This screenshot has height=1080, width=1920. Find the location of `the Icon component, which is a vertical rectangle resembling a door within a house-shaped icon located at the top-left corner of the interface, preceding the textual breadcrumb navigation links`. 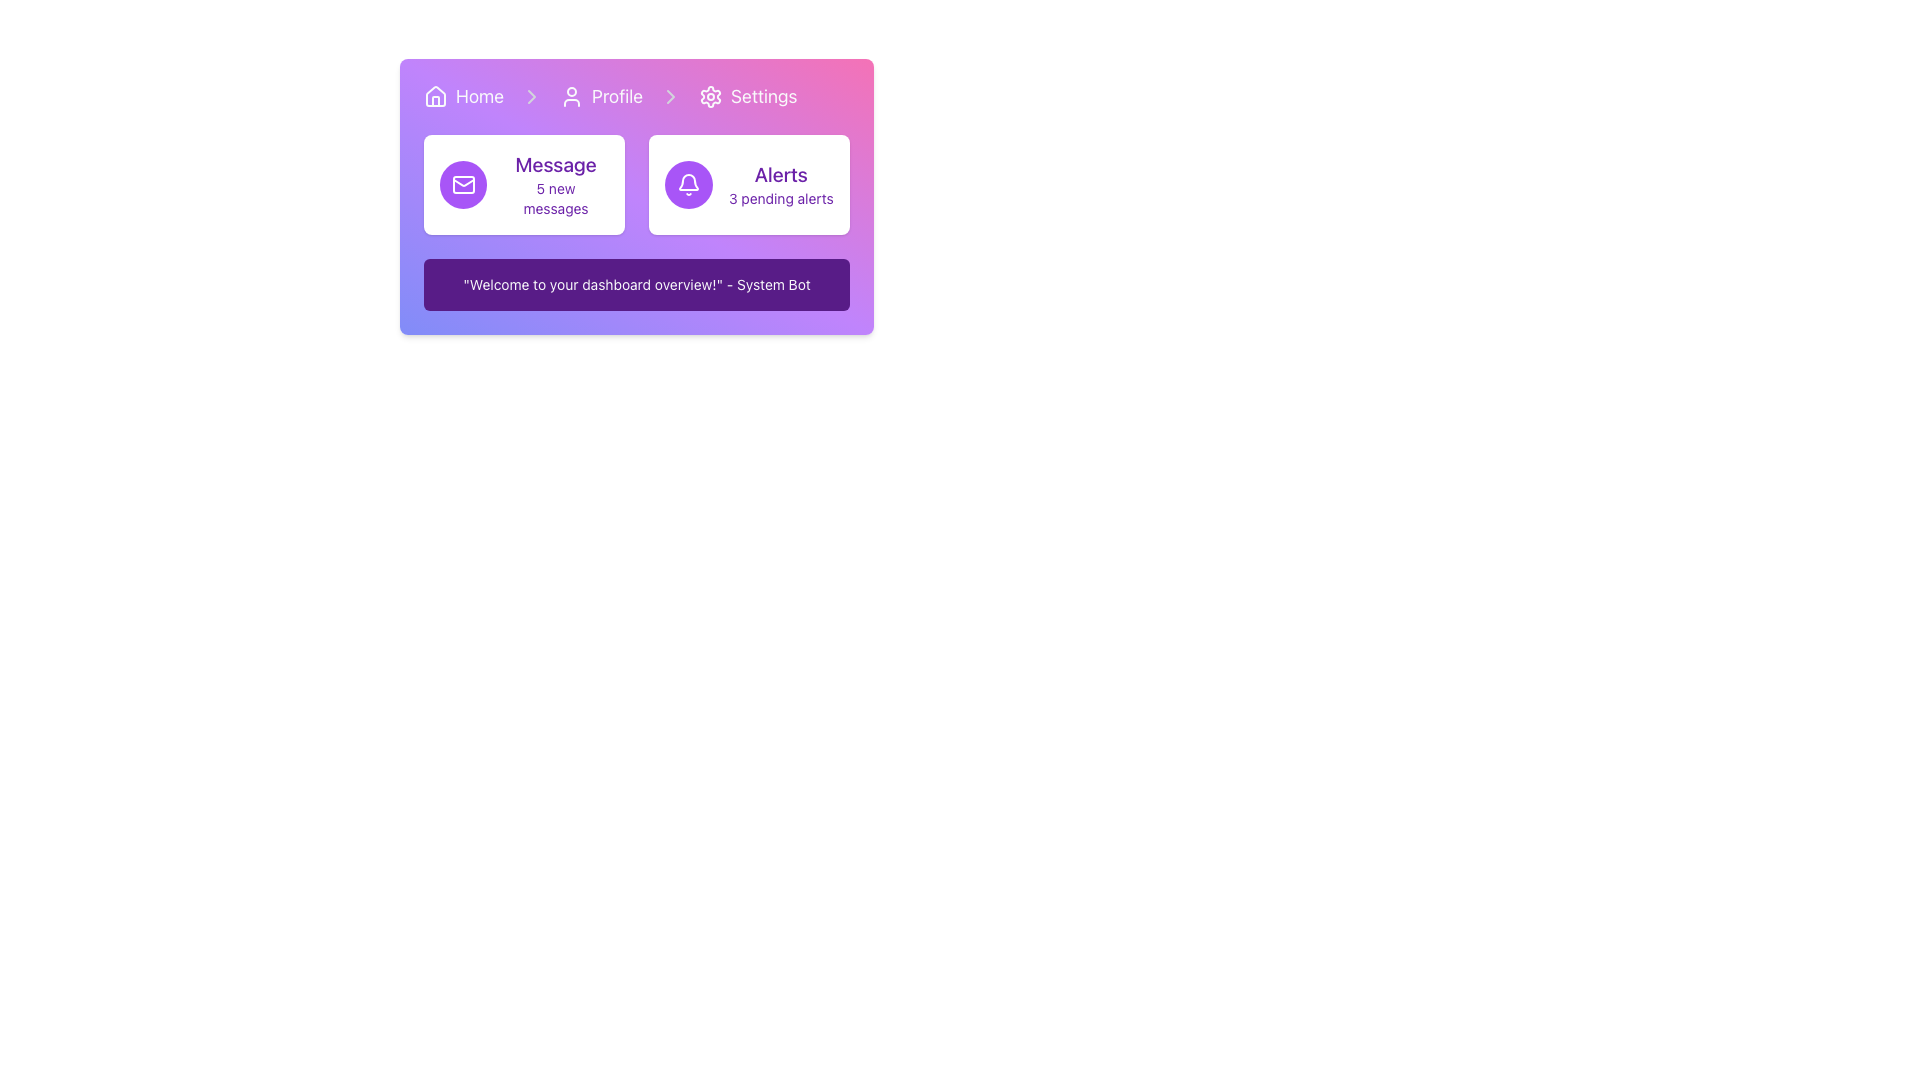

the Icon component, which is a vertical rectangle resembling a door within a house-shaped icon located at the top-left corner of the interface, preceding the textual breadcrumb navigation links is located at coordinates (435, 101).